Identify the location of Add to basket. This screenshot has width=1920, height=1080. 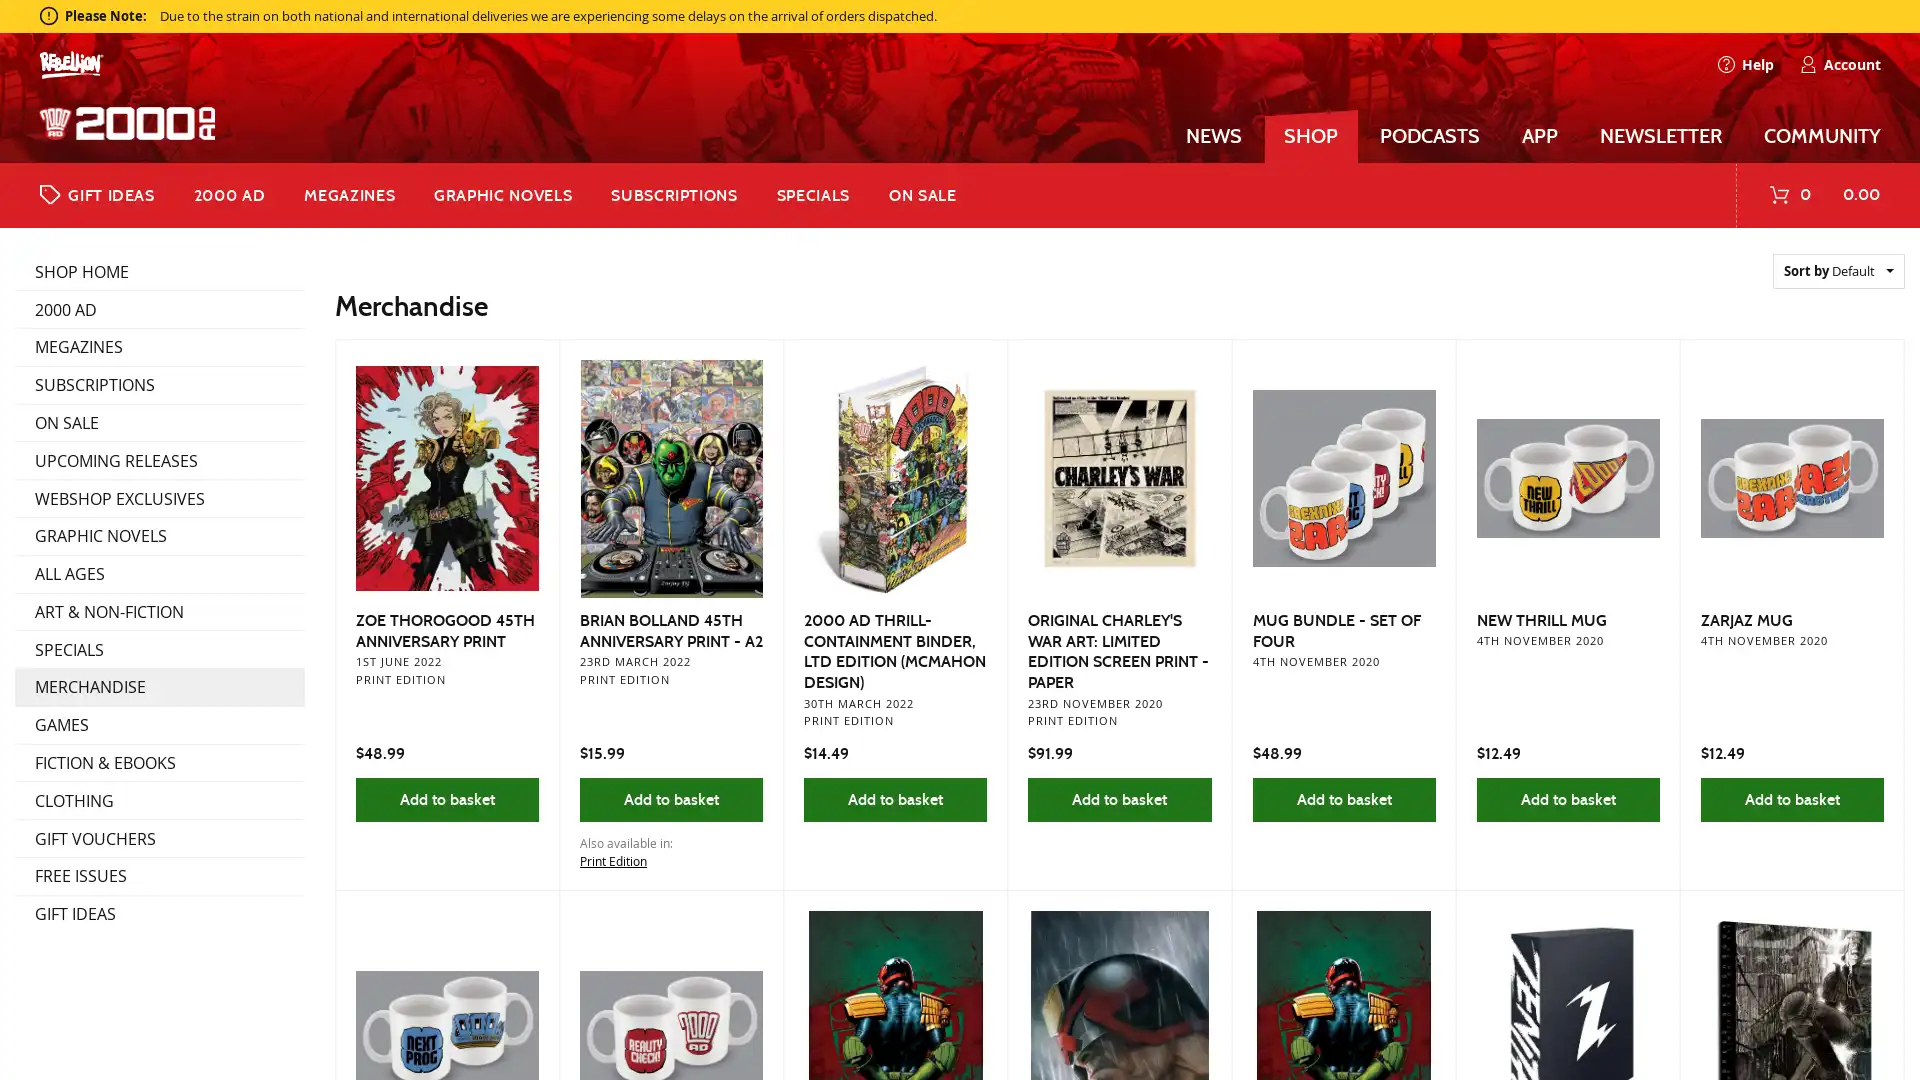
(1118, 798).